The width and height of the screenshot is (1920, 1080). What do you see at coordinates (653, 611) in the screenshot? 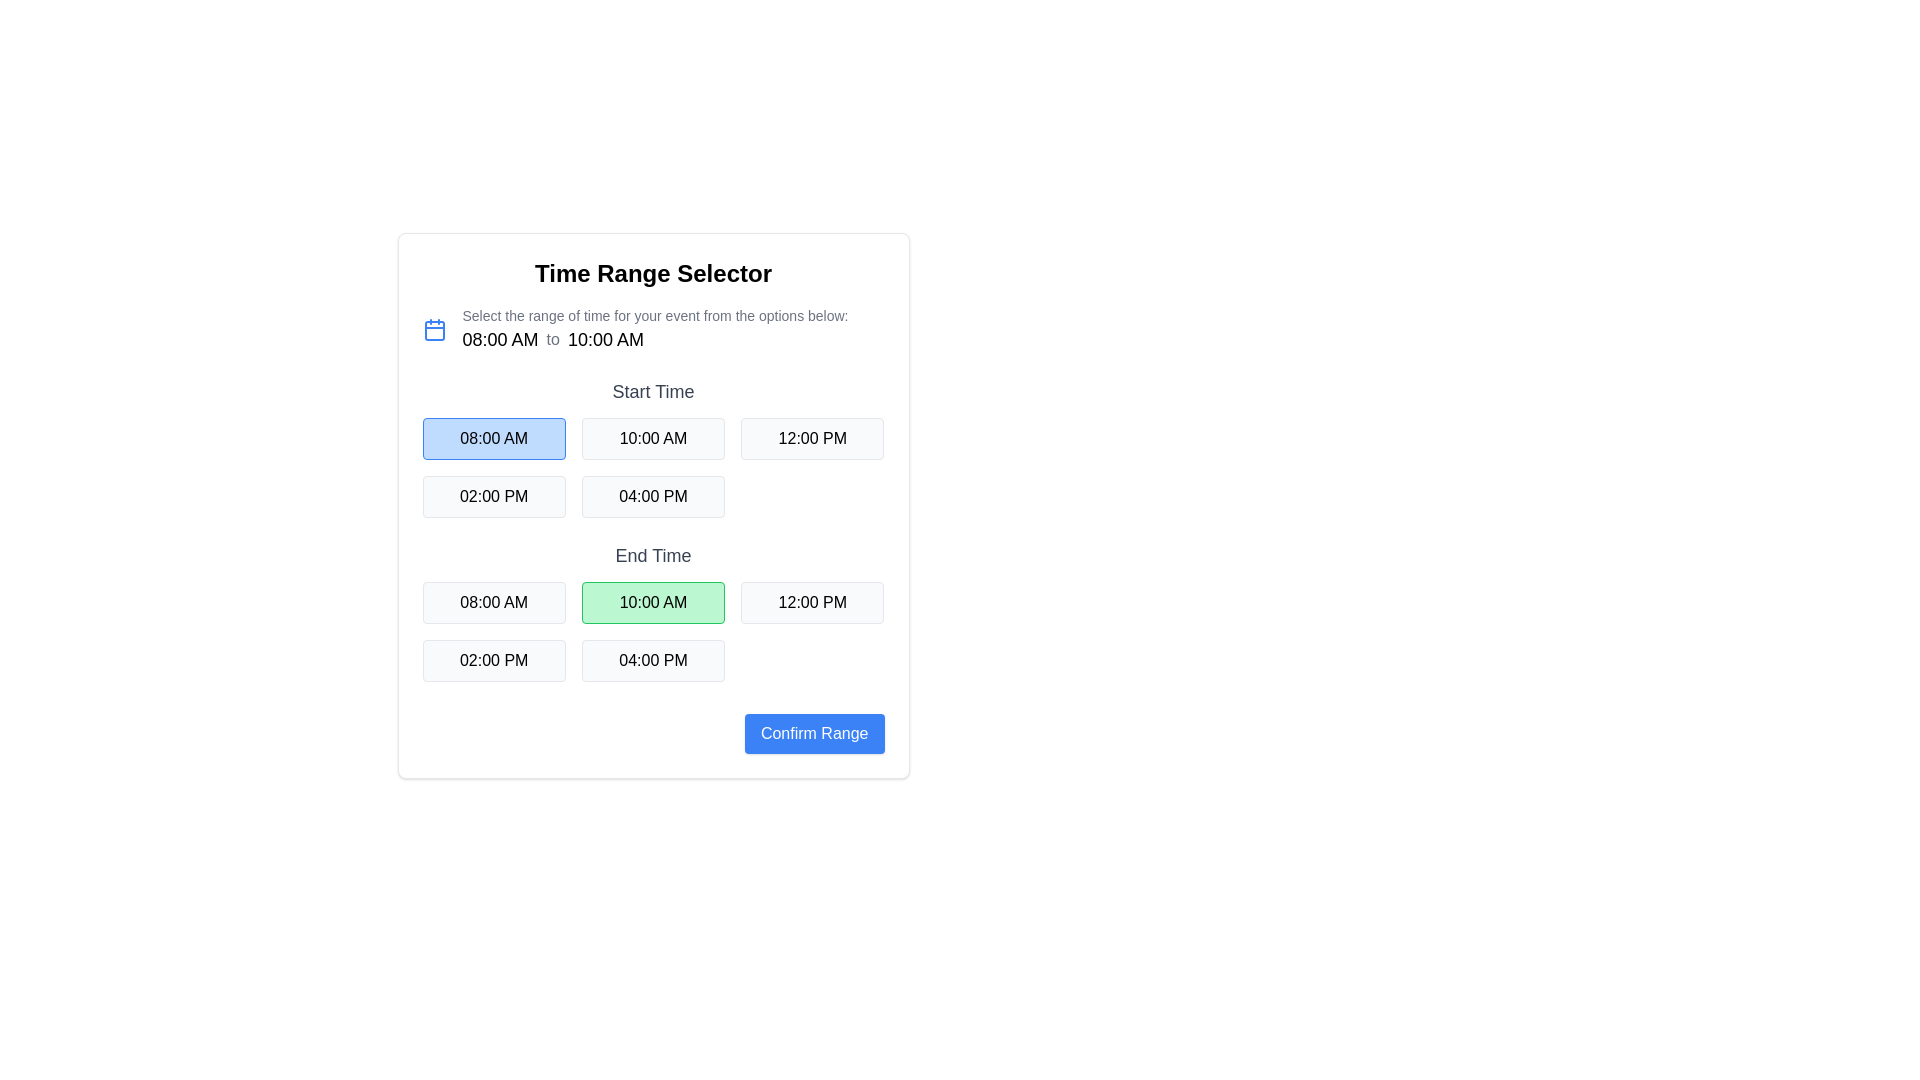
I see `the 'End Time' button marked with a green background at the second cell in the top row of the selection grid` at bounding box center [653, 611].